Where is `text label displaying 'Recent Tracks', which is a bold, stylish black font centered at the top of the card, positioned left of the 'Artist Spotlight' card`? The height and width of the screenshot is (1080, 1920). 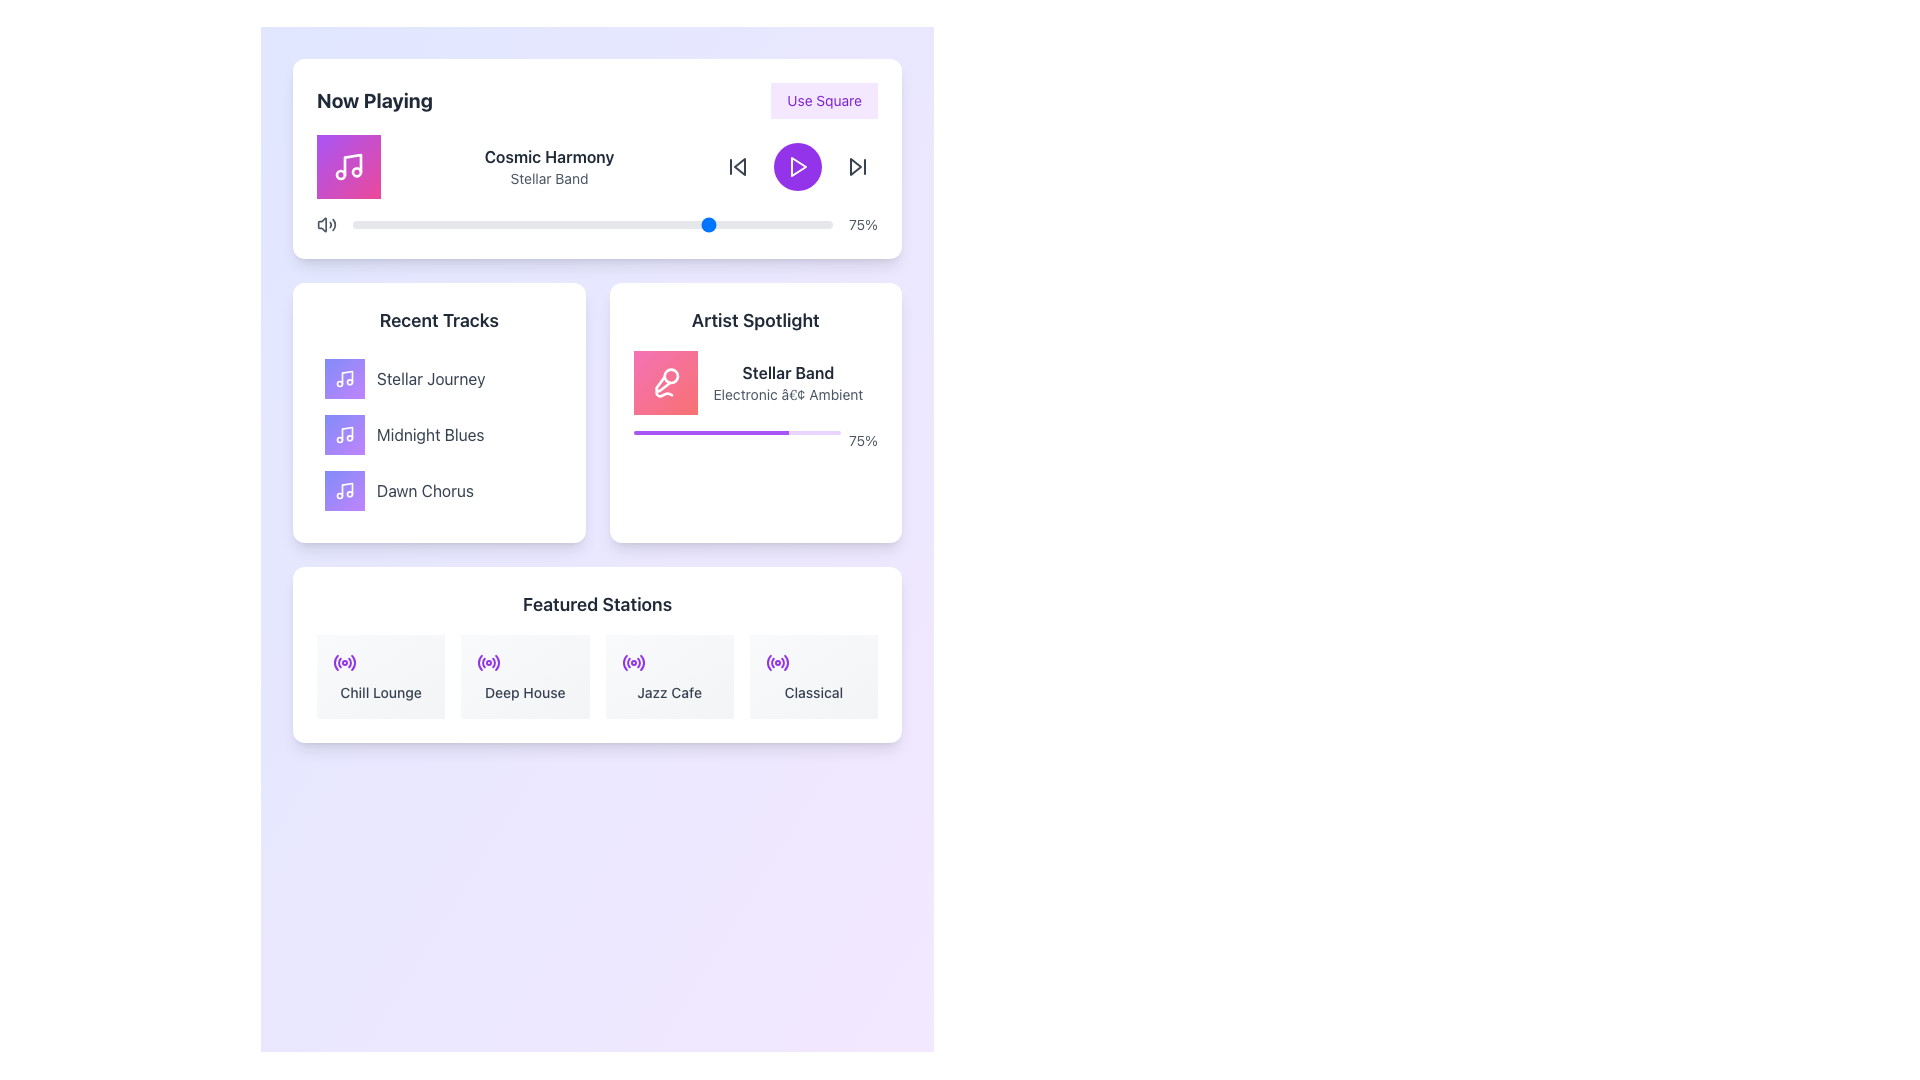 text label displaying 'Recent Tracks', which is a bold, stylish black font centered at the top of the card, positioned left of the 'Artist Spotlight' card is located at coordinates (438, 319).